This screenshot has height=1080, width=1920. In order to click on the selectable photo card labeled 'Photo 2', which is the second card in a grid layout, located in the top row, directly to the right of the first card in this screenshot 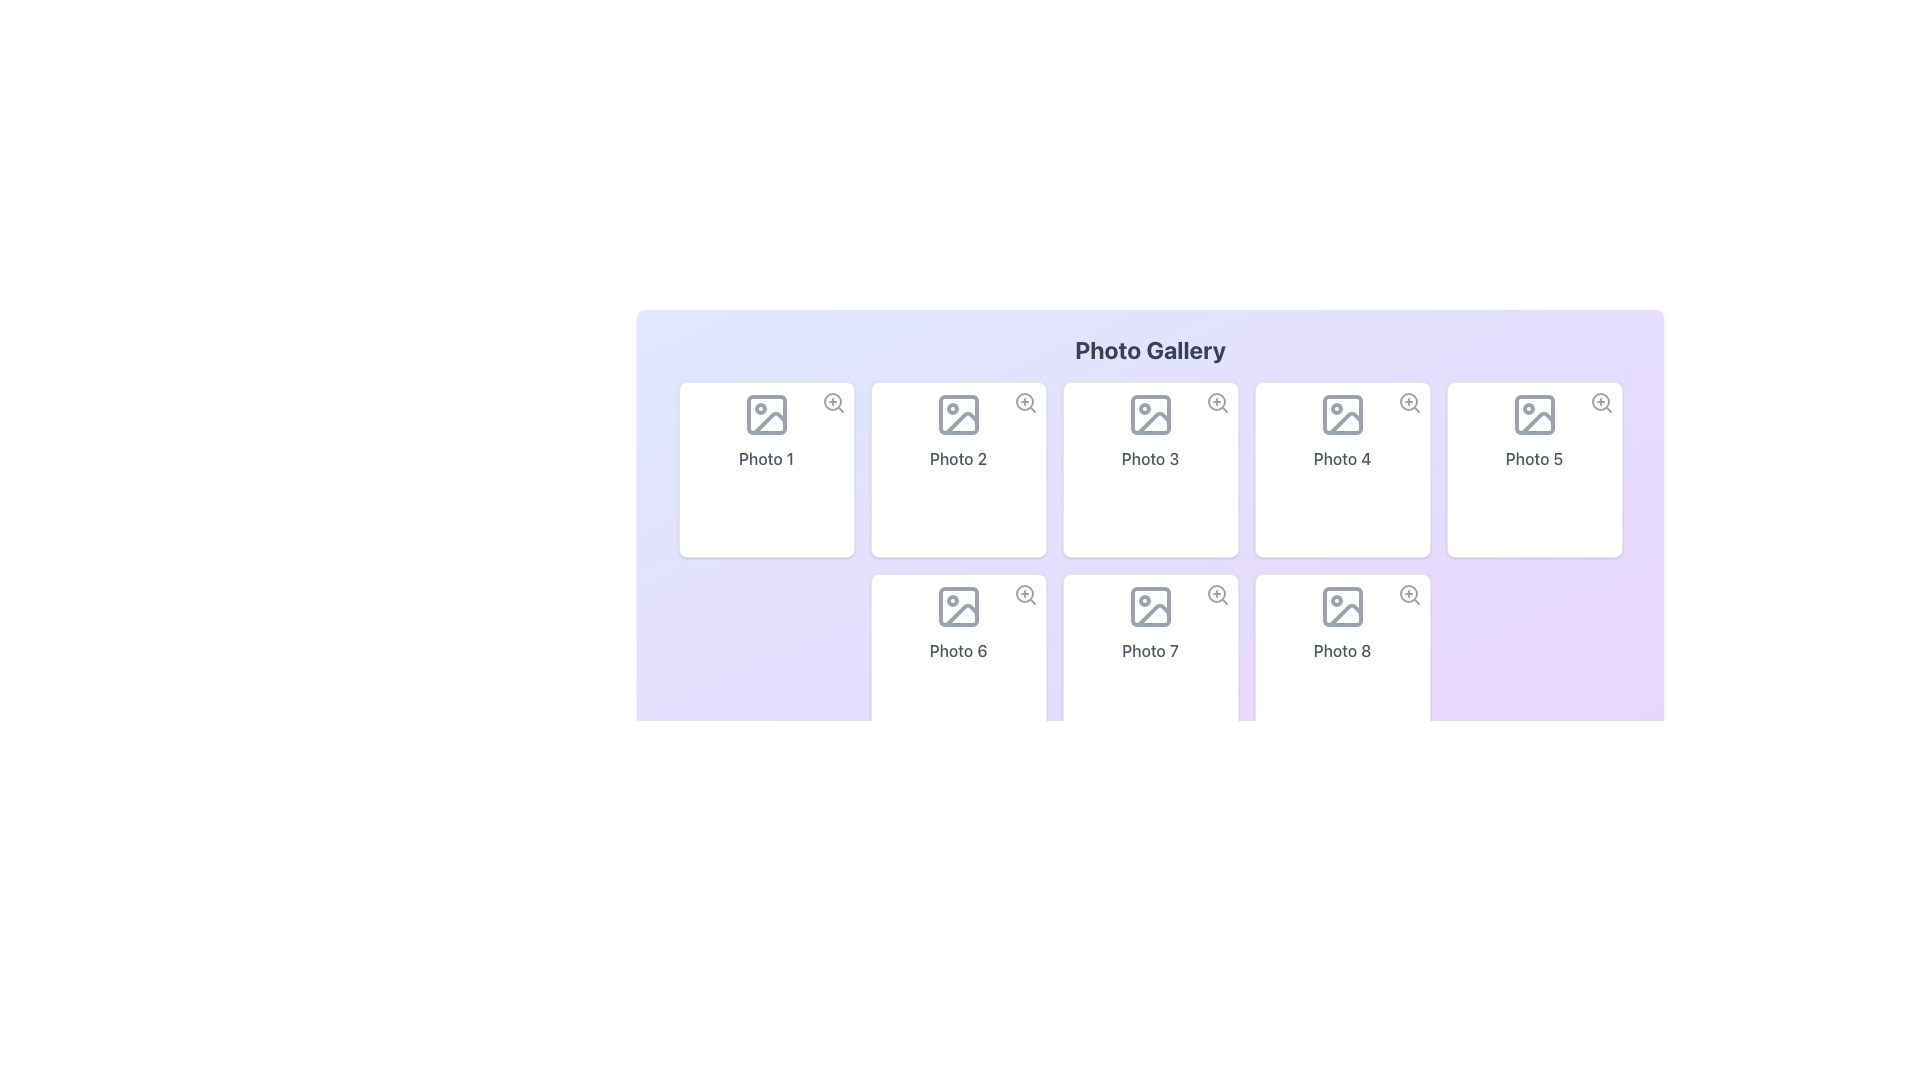, I will do `click(957, 470)`.